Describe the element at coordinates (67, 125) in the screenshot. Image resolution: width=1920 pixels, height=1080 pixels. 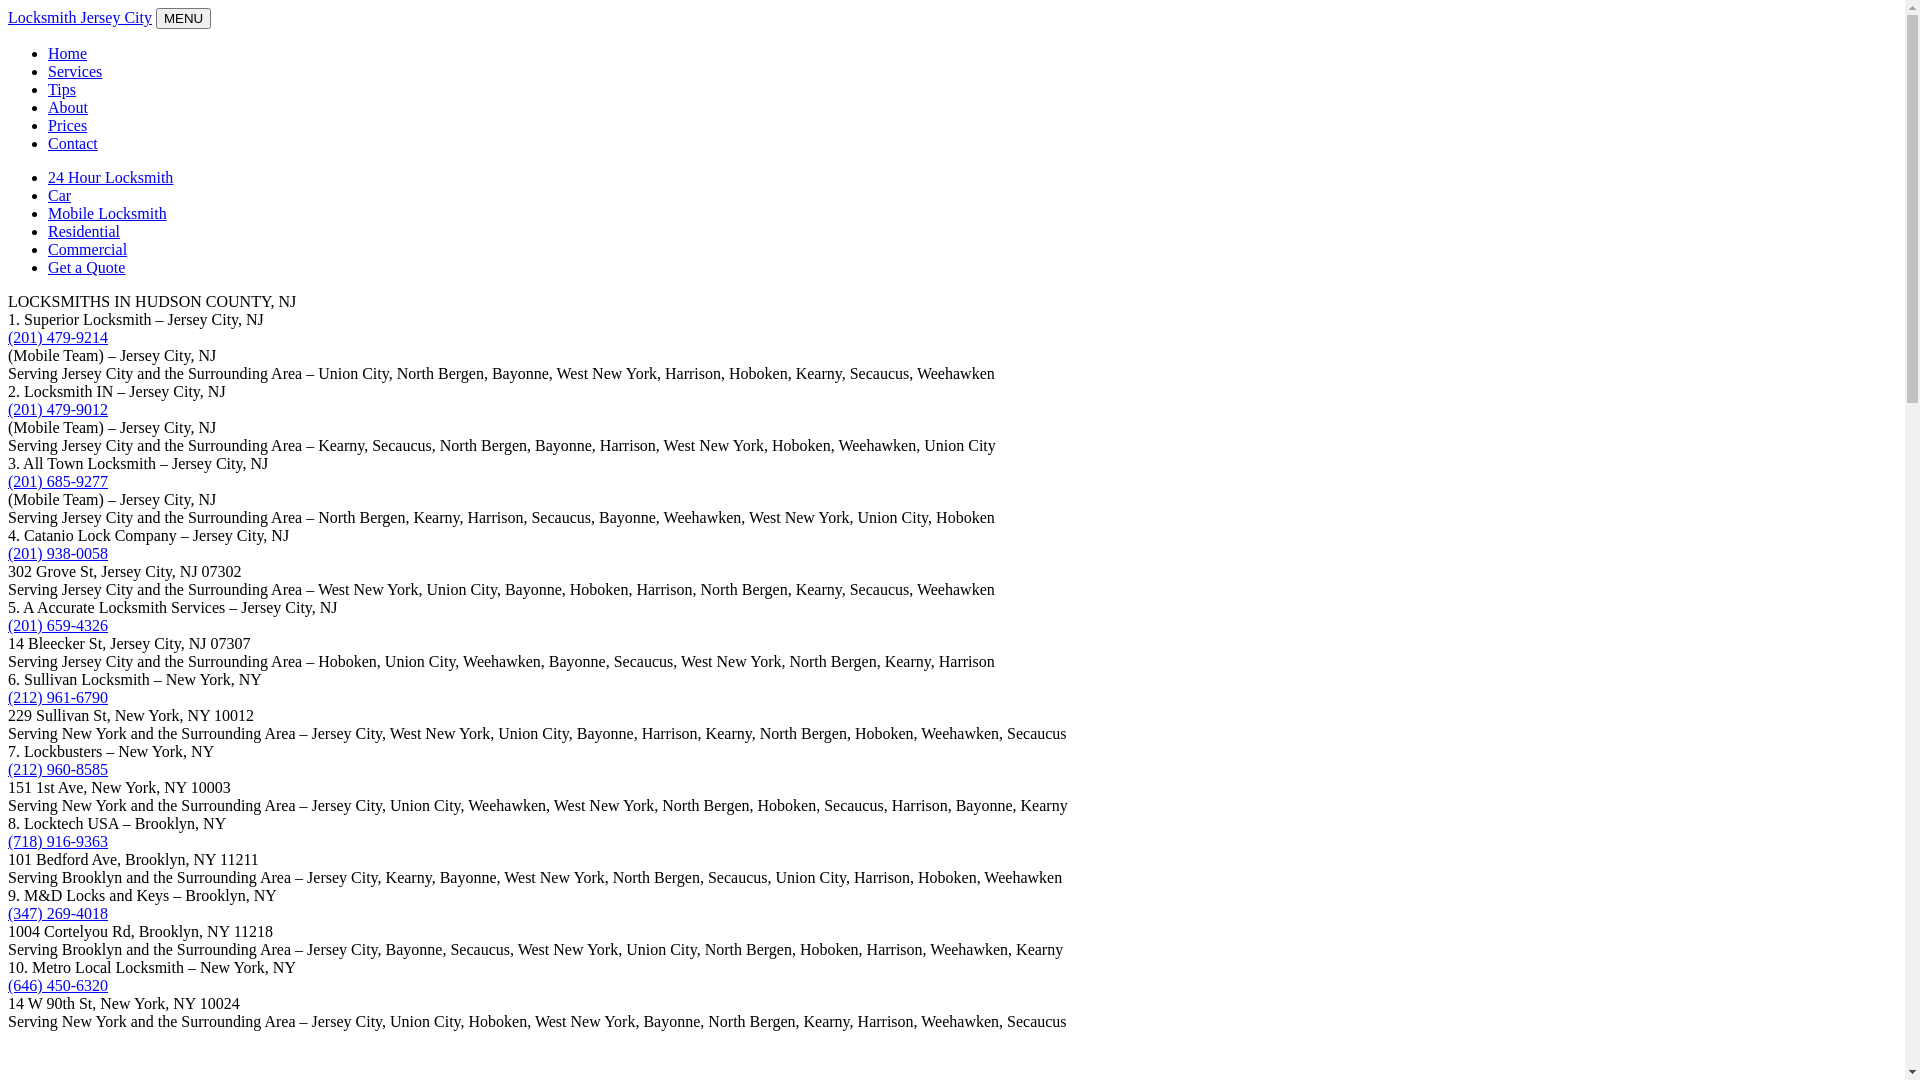
I see `'Prices'` at that location.